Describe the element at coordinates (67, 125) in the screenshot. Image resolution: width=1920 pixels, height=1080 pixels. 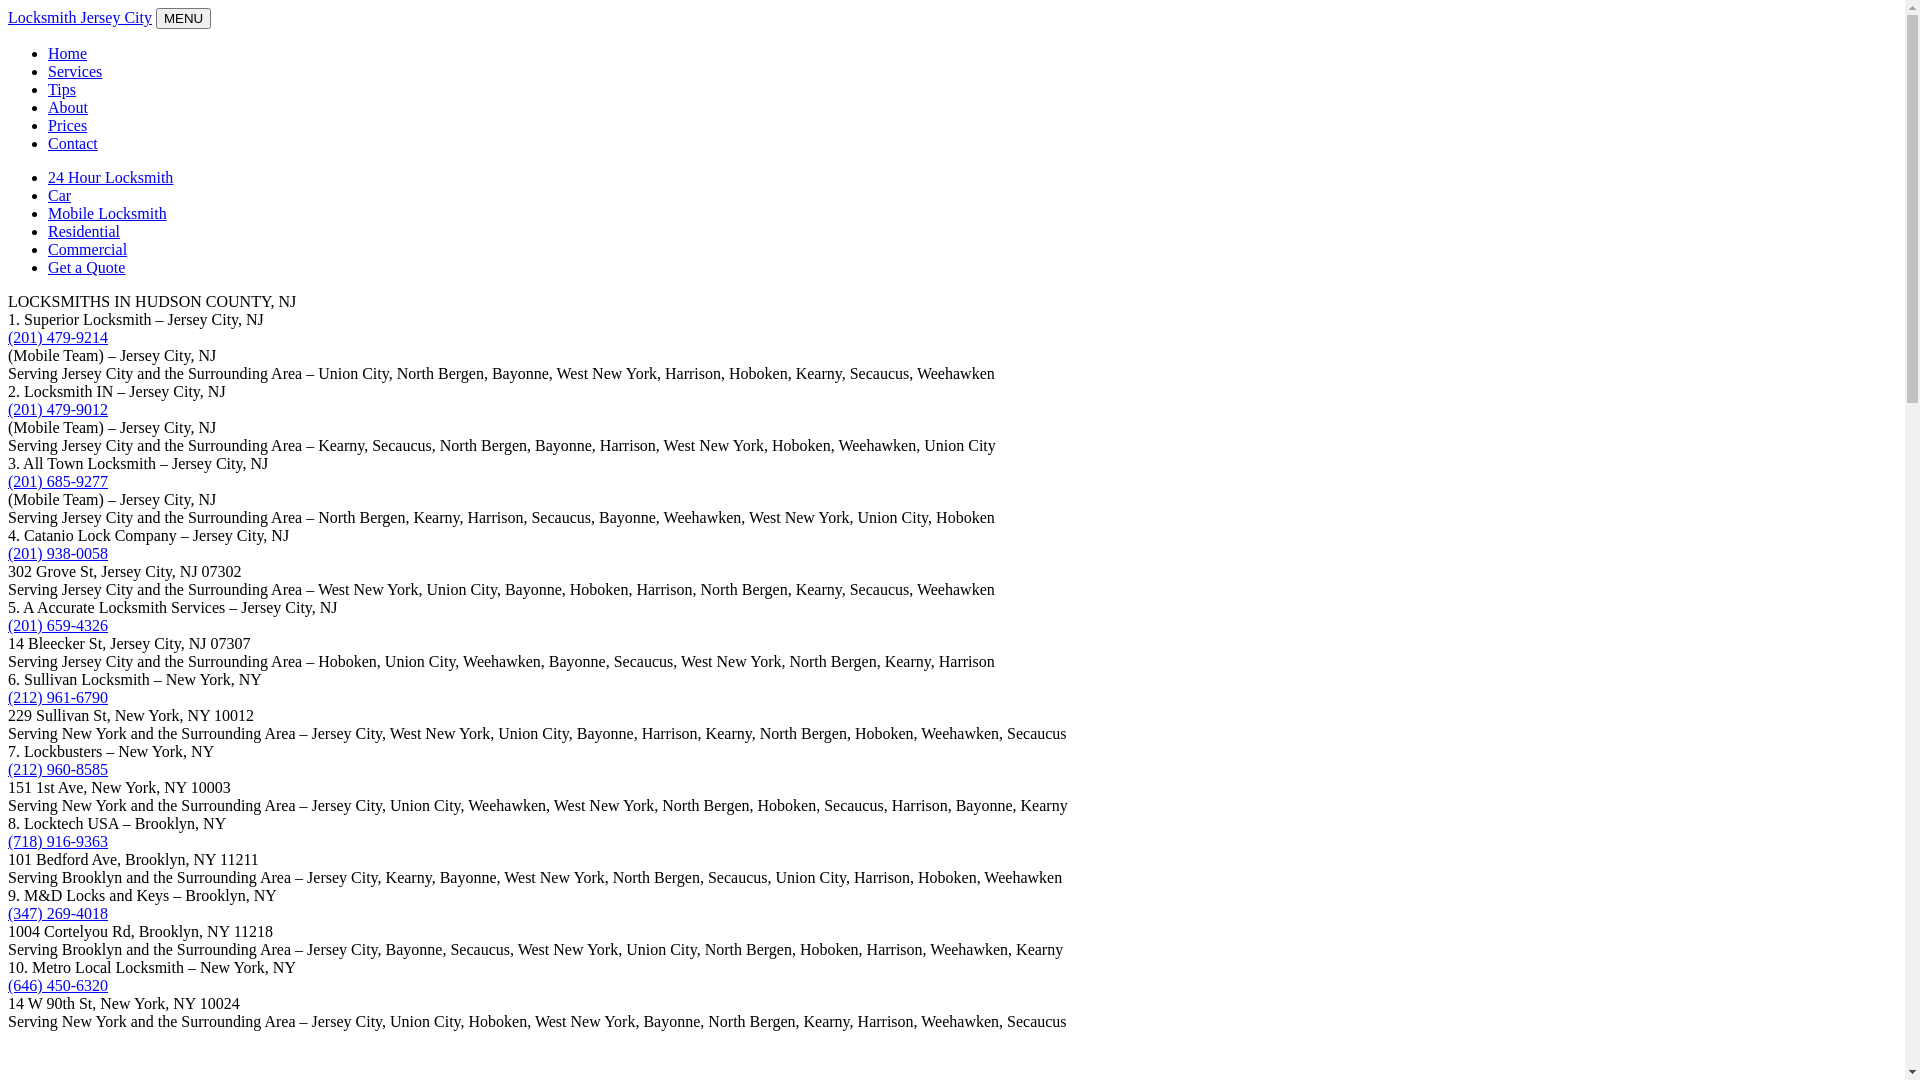
I see `'Prices'` at that location.